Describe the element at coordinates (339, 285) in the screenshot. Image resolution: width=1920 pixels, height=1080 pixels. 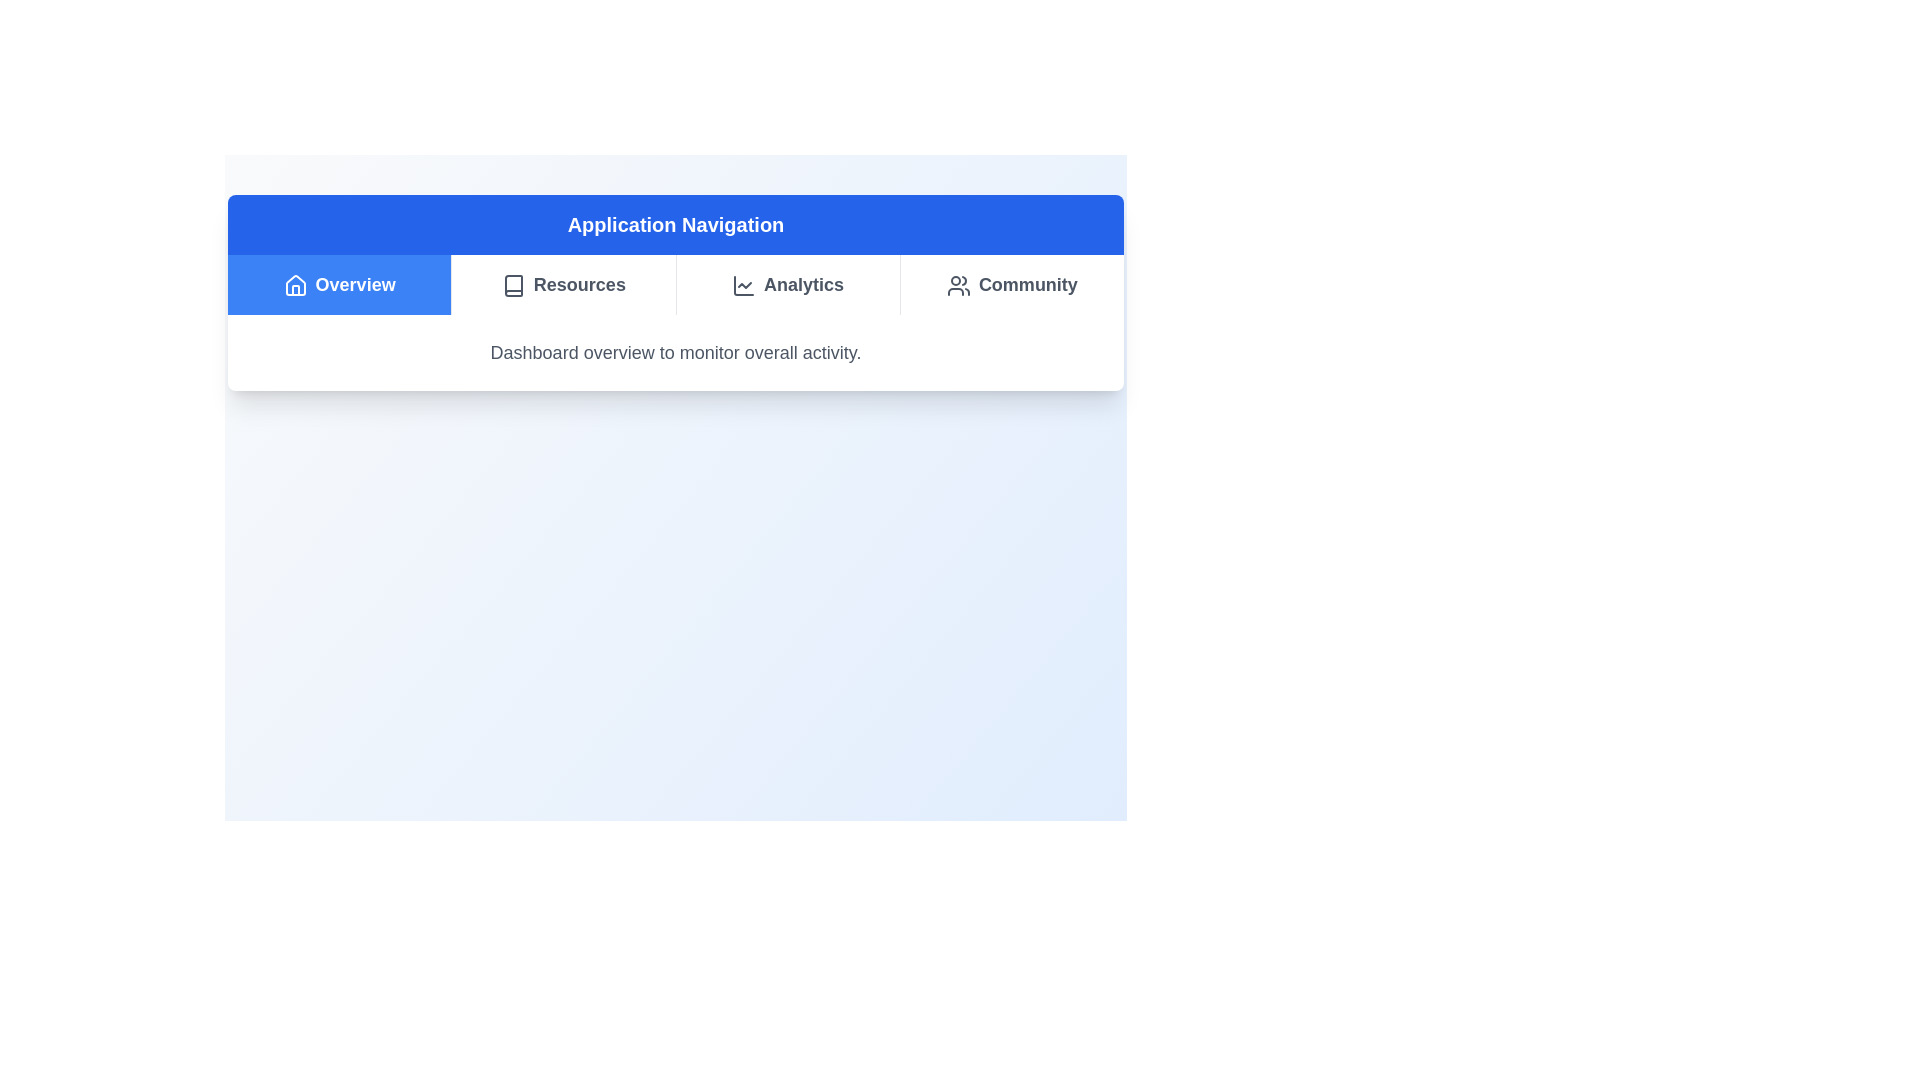
I see `the tab item corresponding to Overview` at that location.